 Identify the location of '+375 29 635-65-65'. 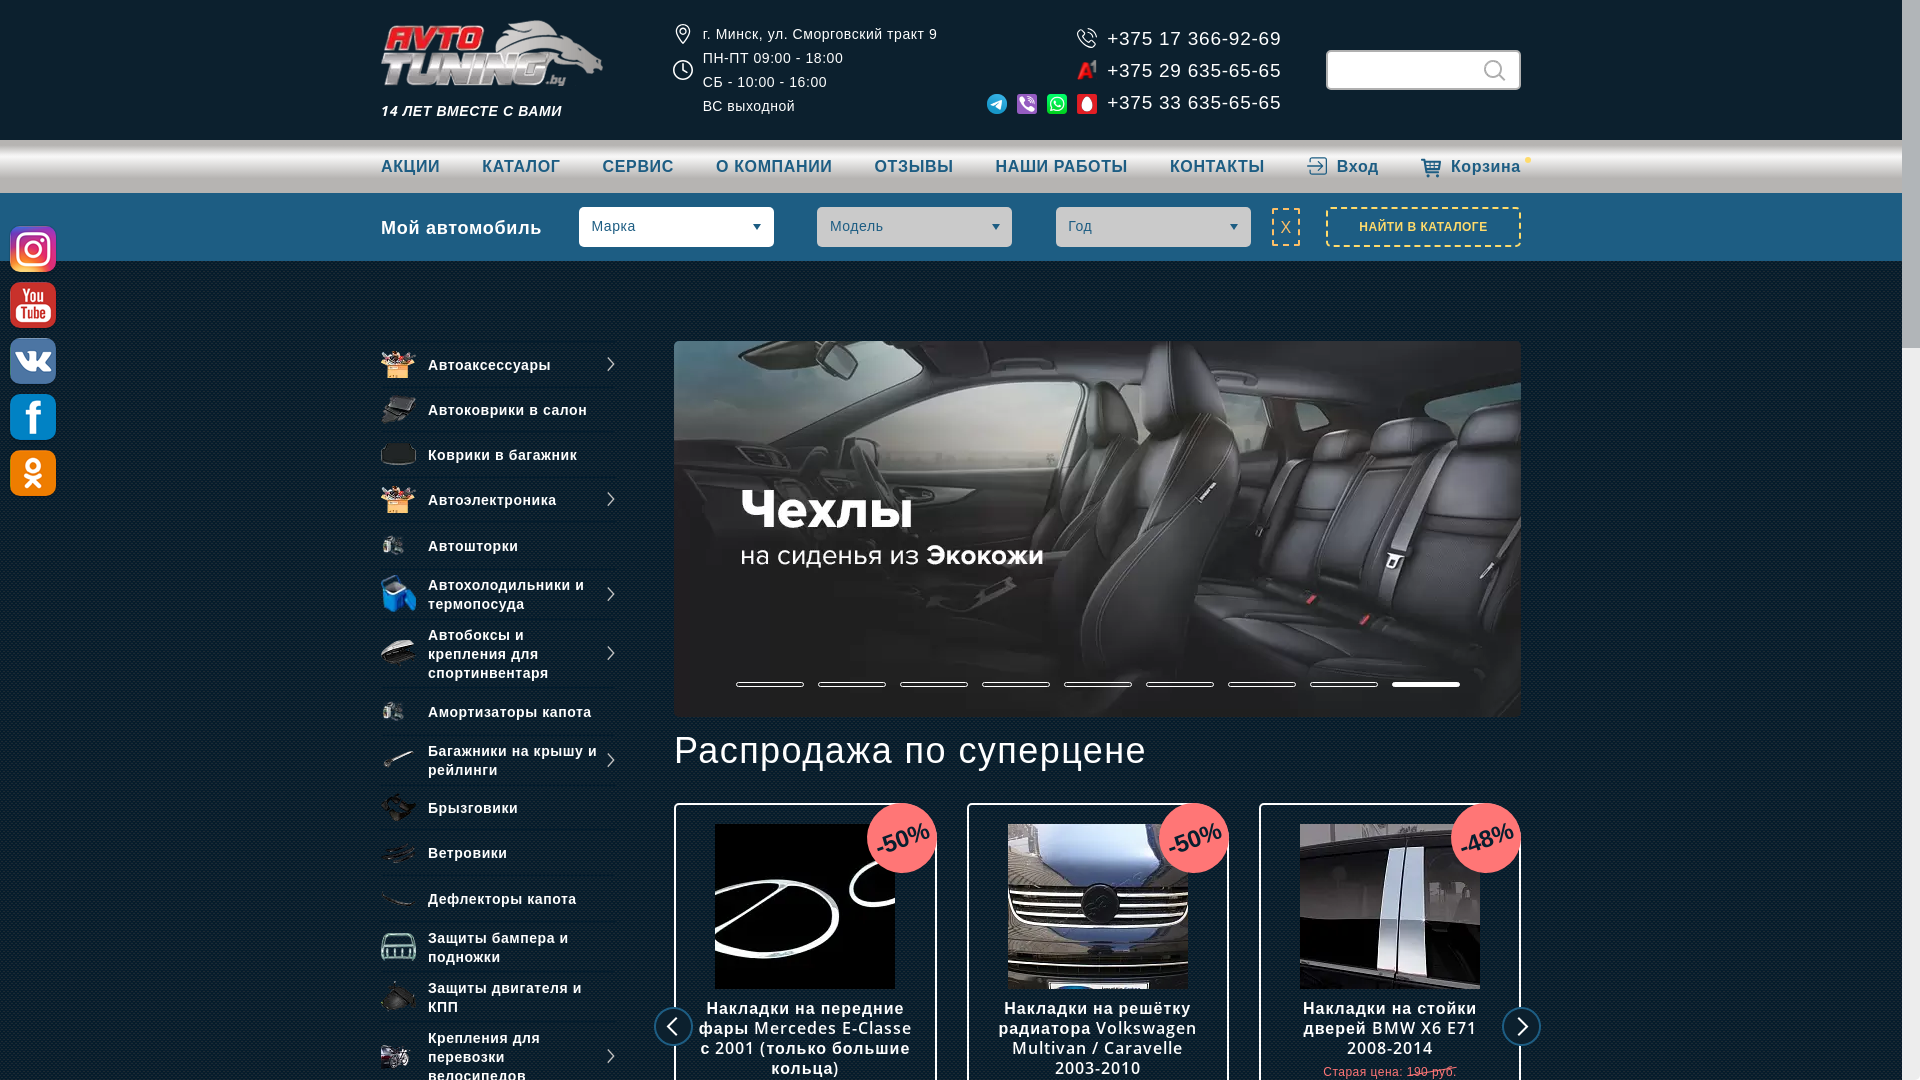
(1106, 68).